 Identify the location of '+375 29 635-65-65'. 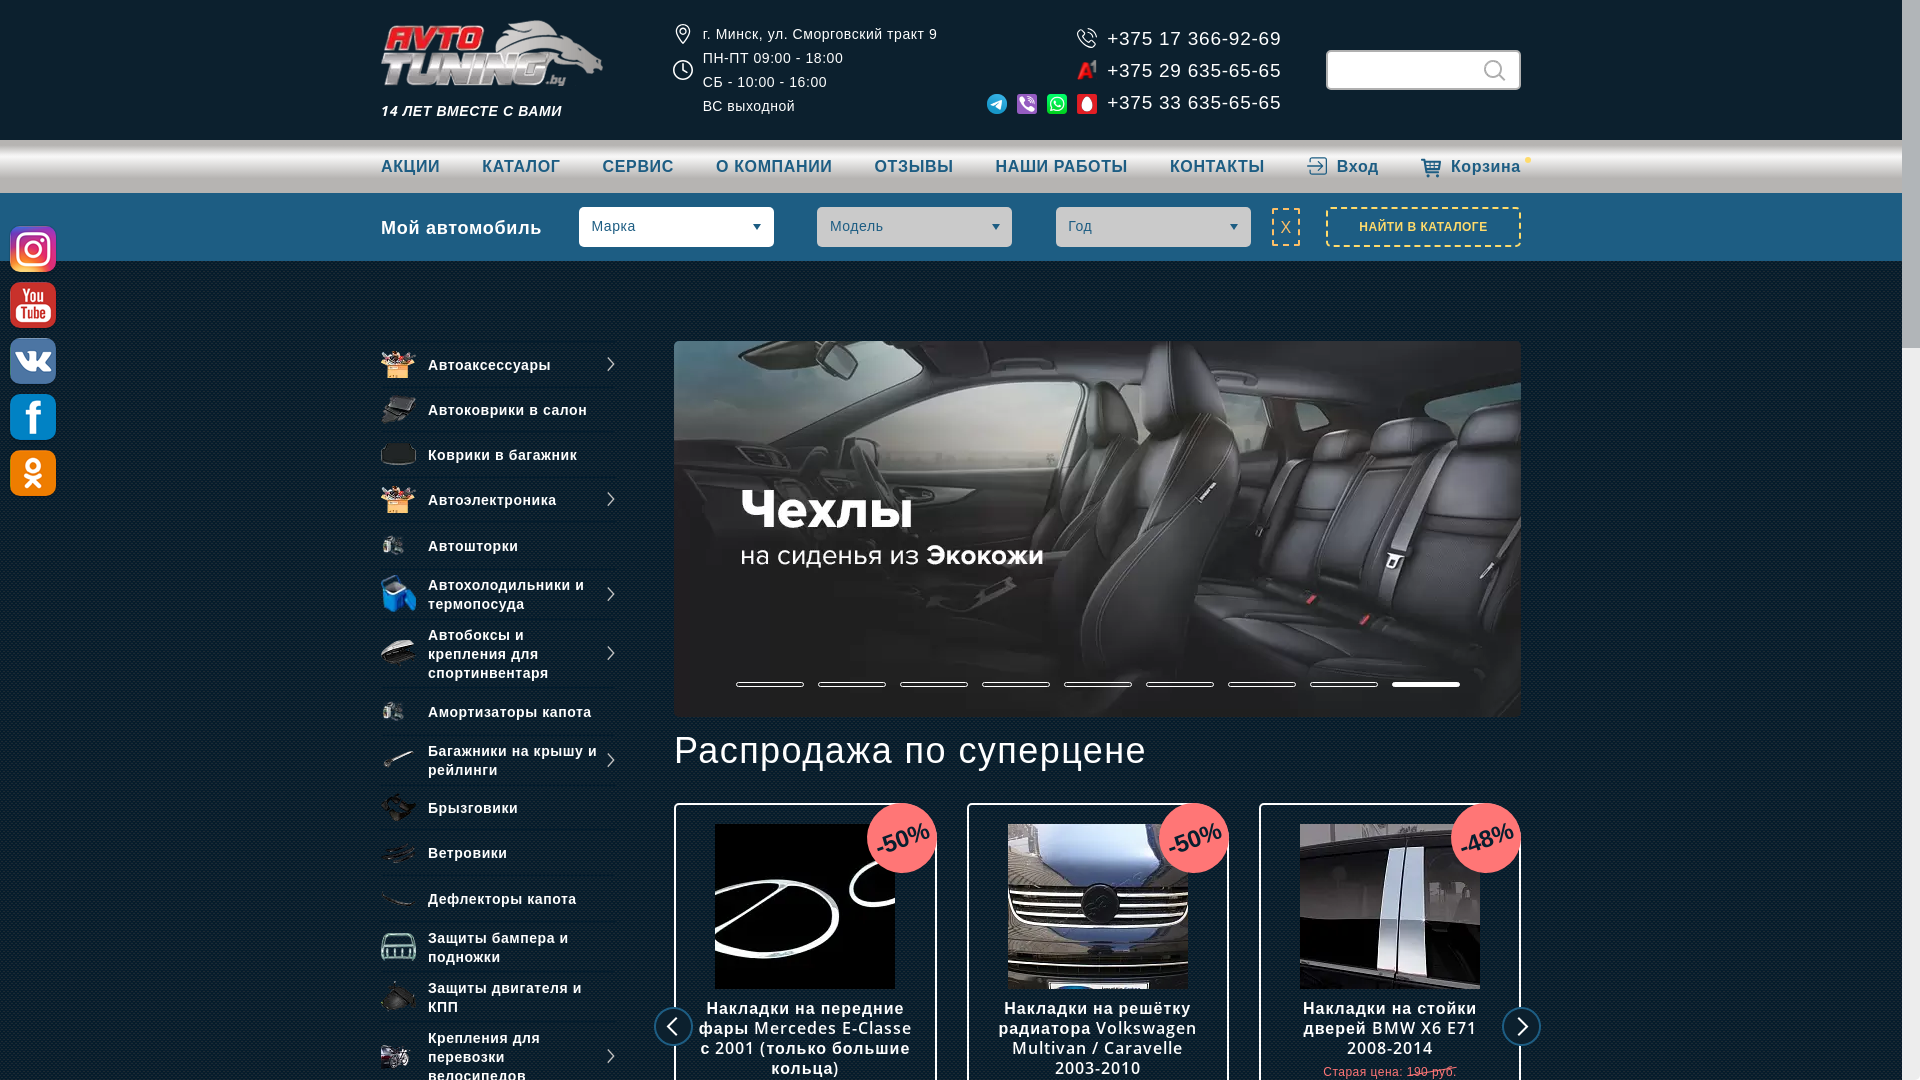
(1106, 68).